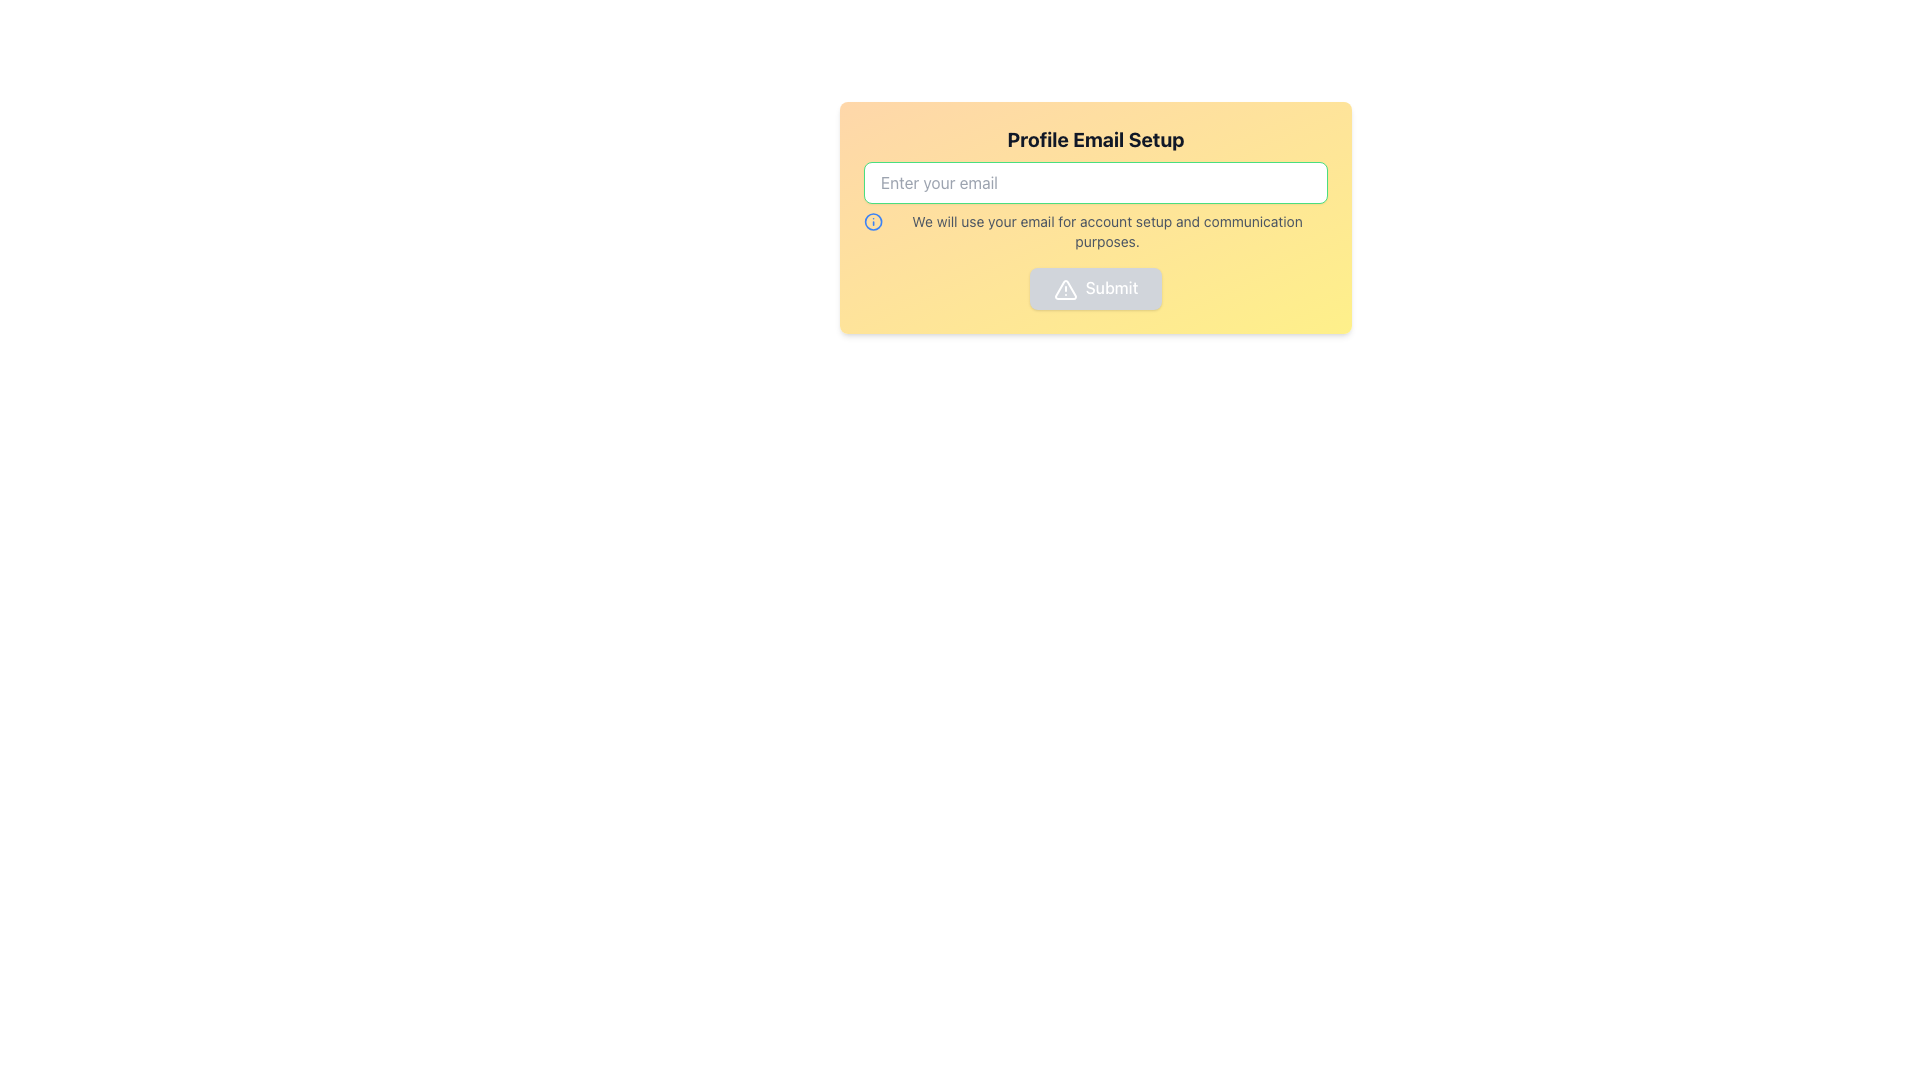  Describe the element at coordinates (873, 222) in the screenshot. I see `the circular icon with a blue outline against a yellow background located in the 'Profile Email Setup' dialog box, to the left of the 'Enter your email' text field` at that location.